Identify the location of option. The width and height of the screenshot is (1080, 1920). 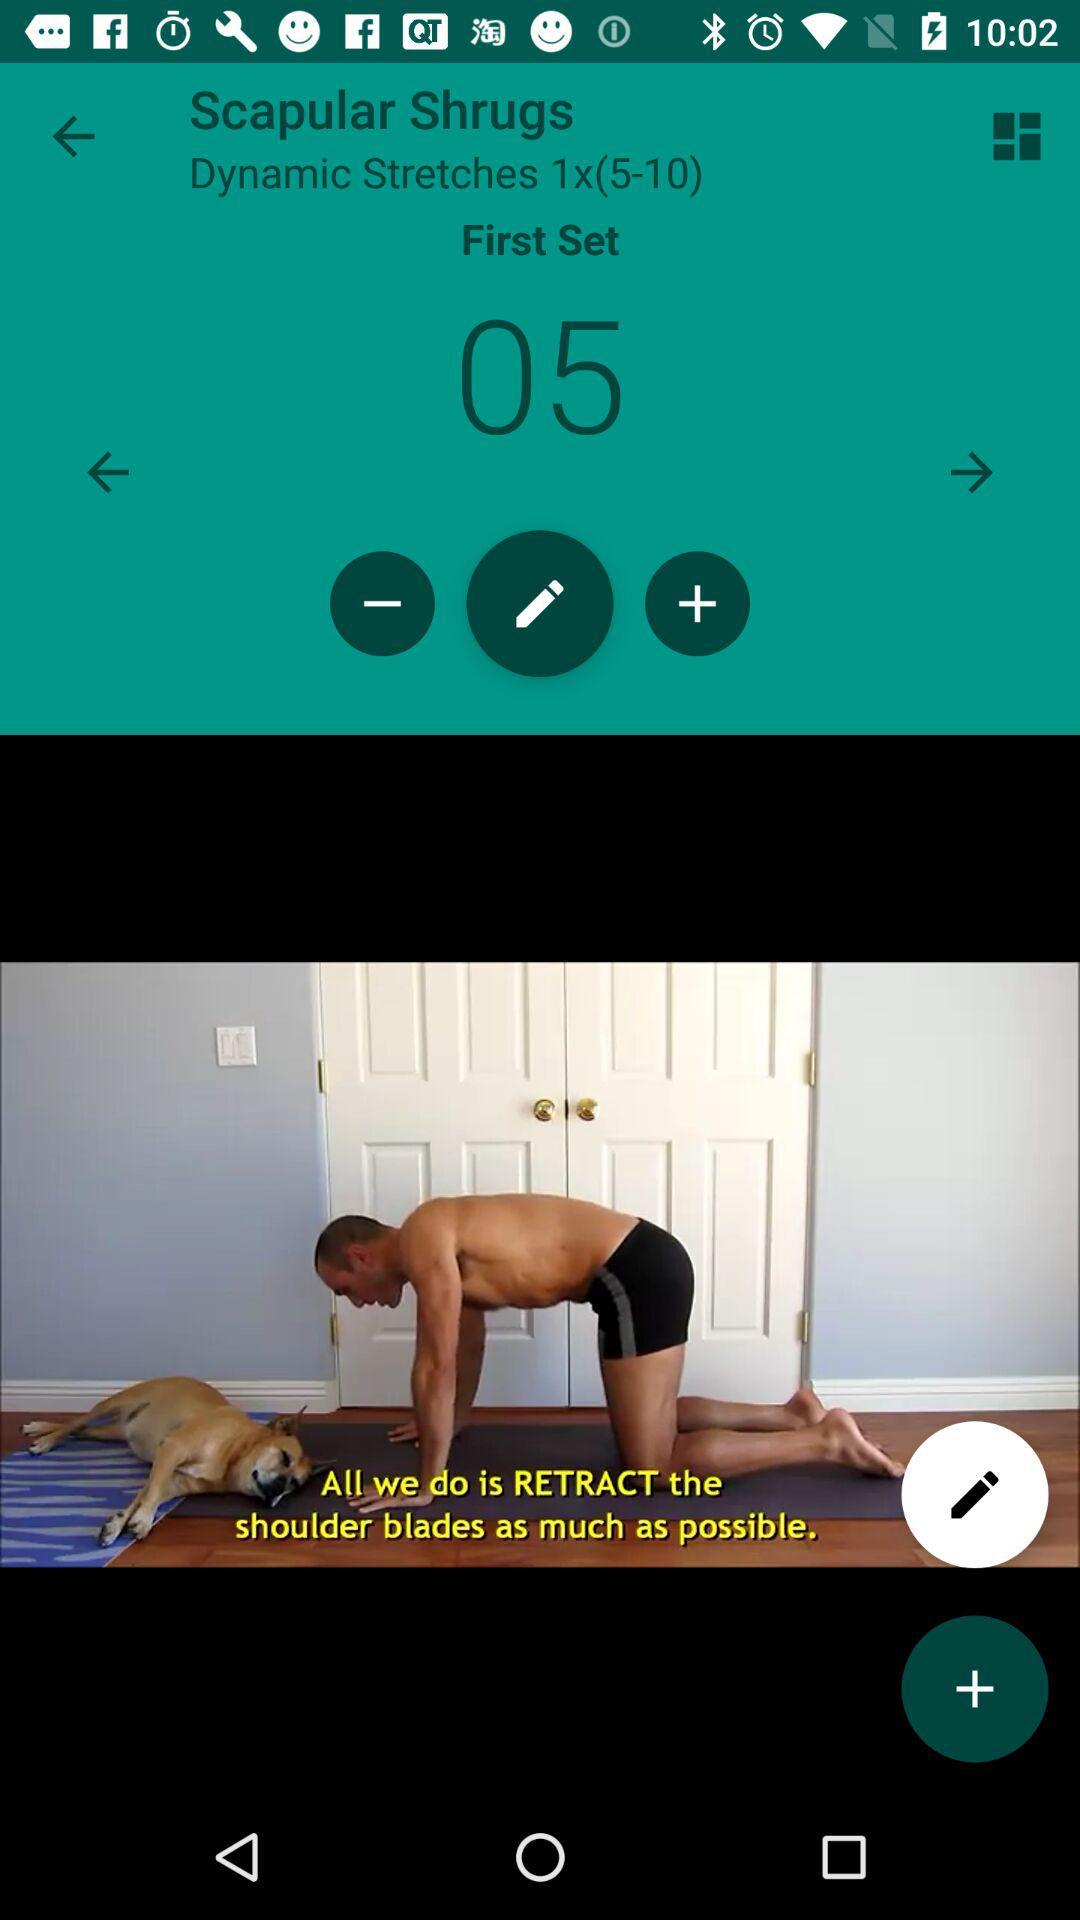
(974, 1688).